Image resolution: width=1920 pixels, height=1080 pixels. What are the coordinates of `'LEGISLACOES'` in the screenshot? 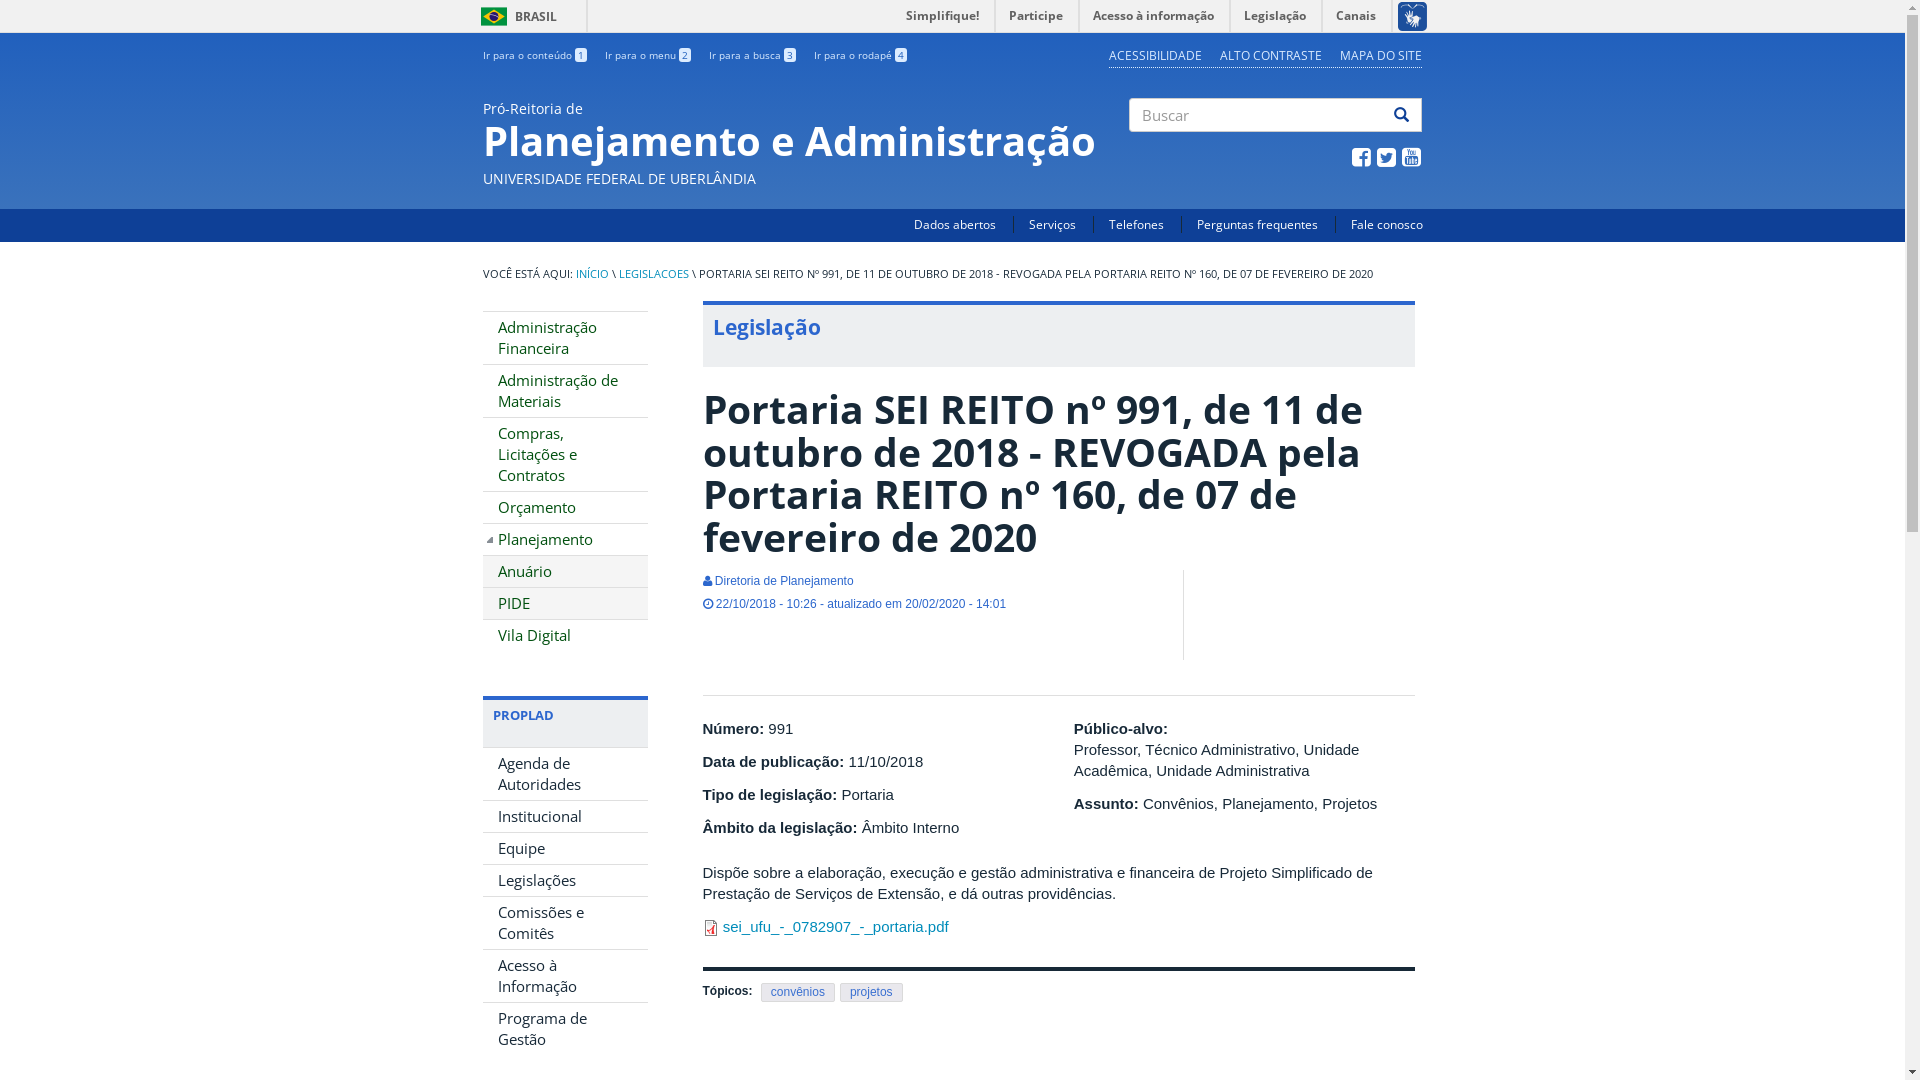 It's located at (652, 273).